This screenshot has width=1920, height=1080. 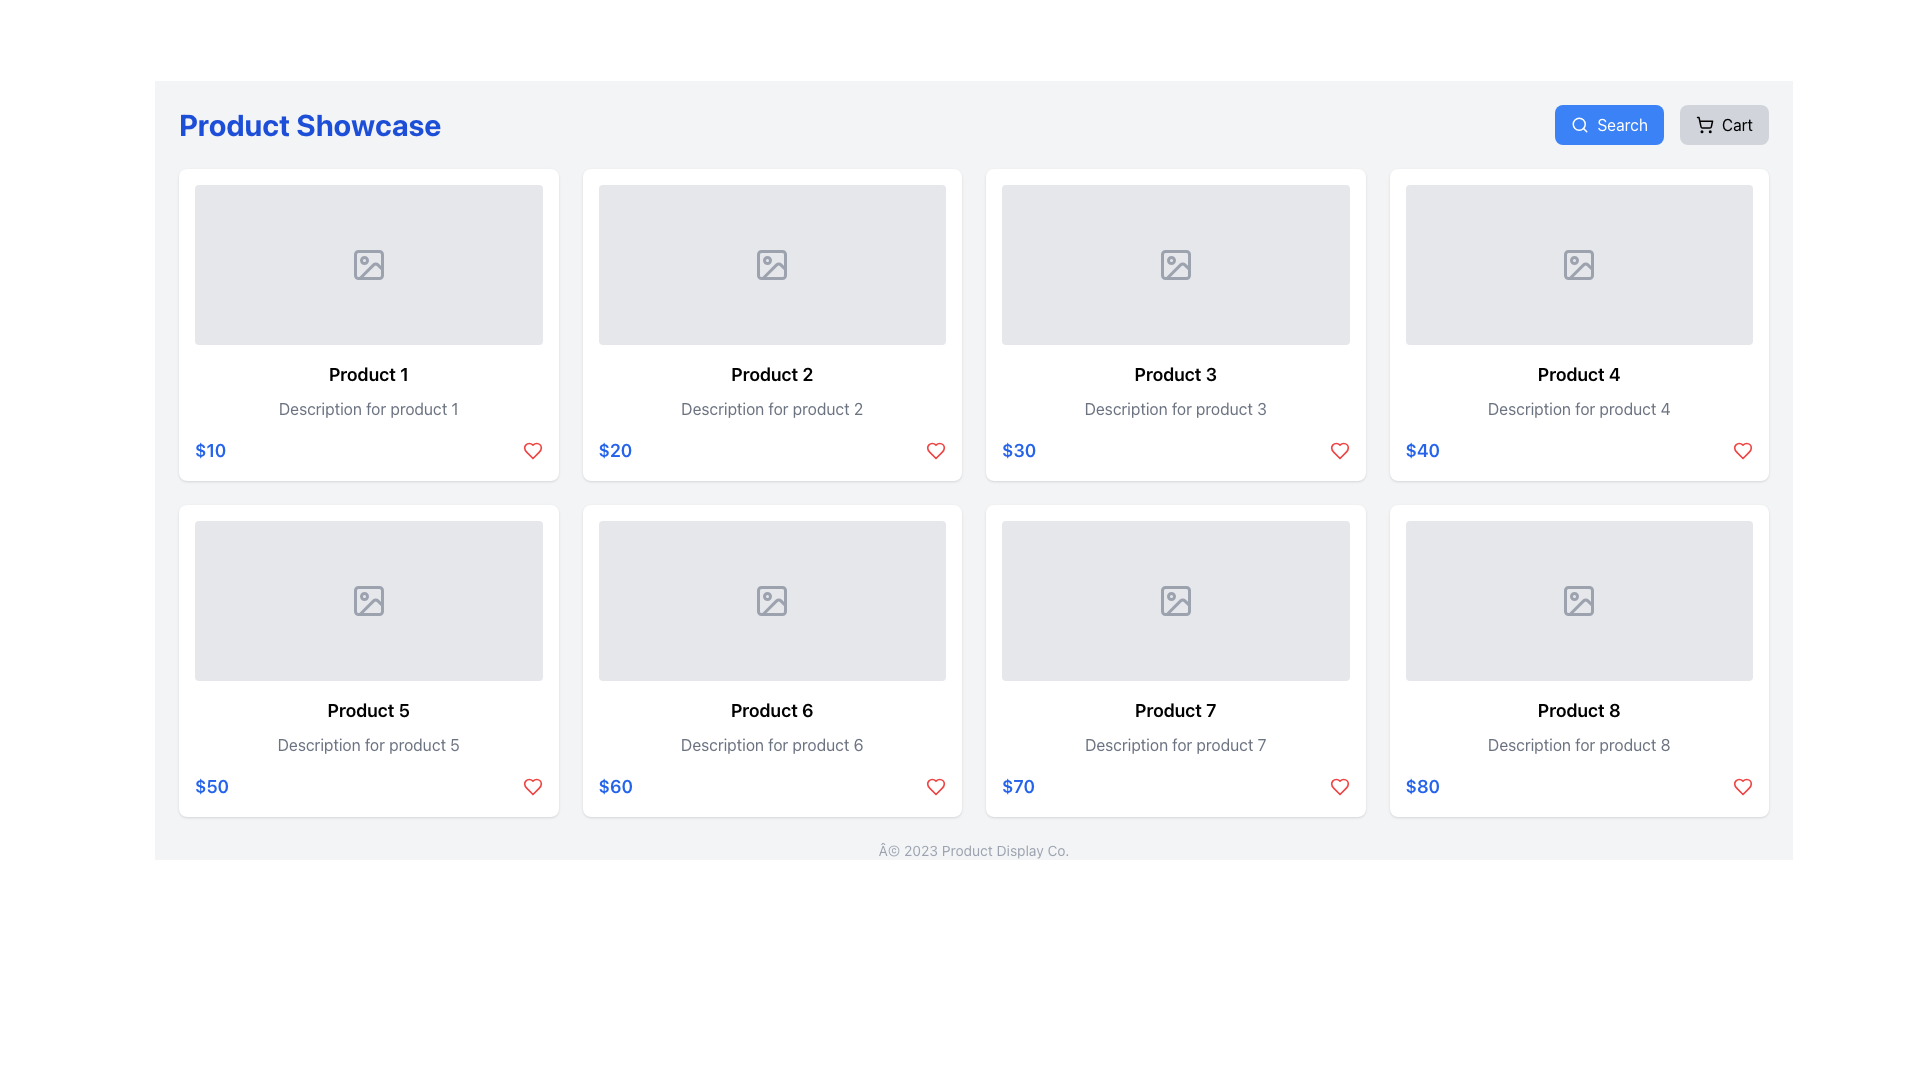 I want to click on the decorative icon within the image placeholder of the 'Product 4' card in the grid layout, so click(x=1578, y=264).